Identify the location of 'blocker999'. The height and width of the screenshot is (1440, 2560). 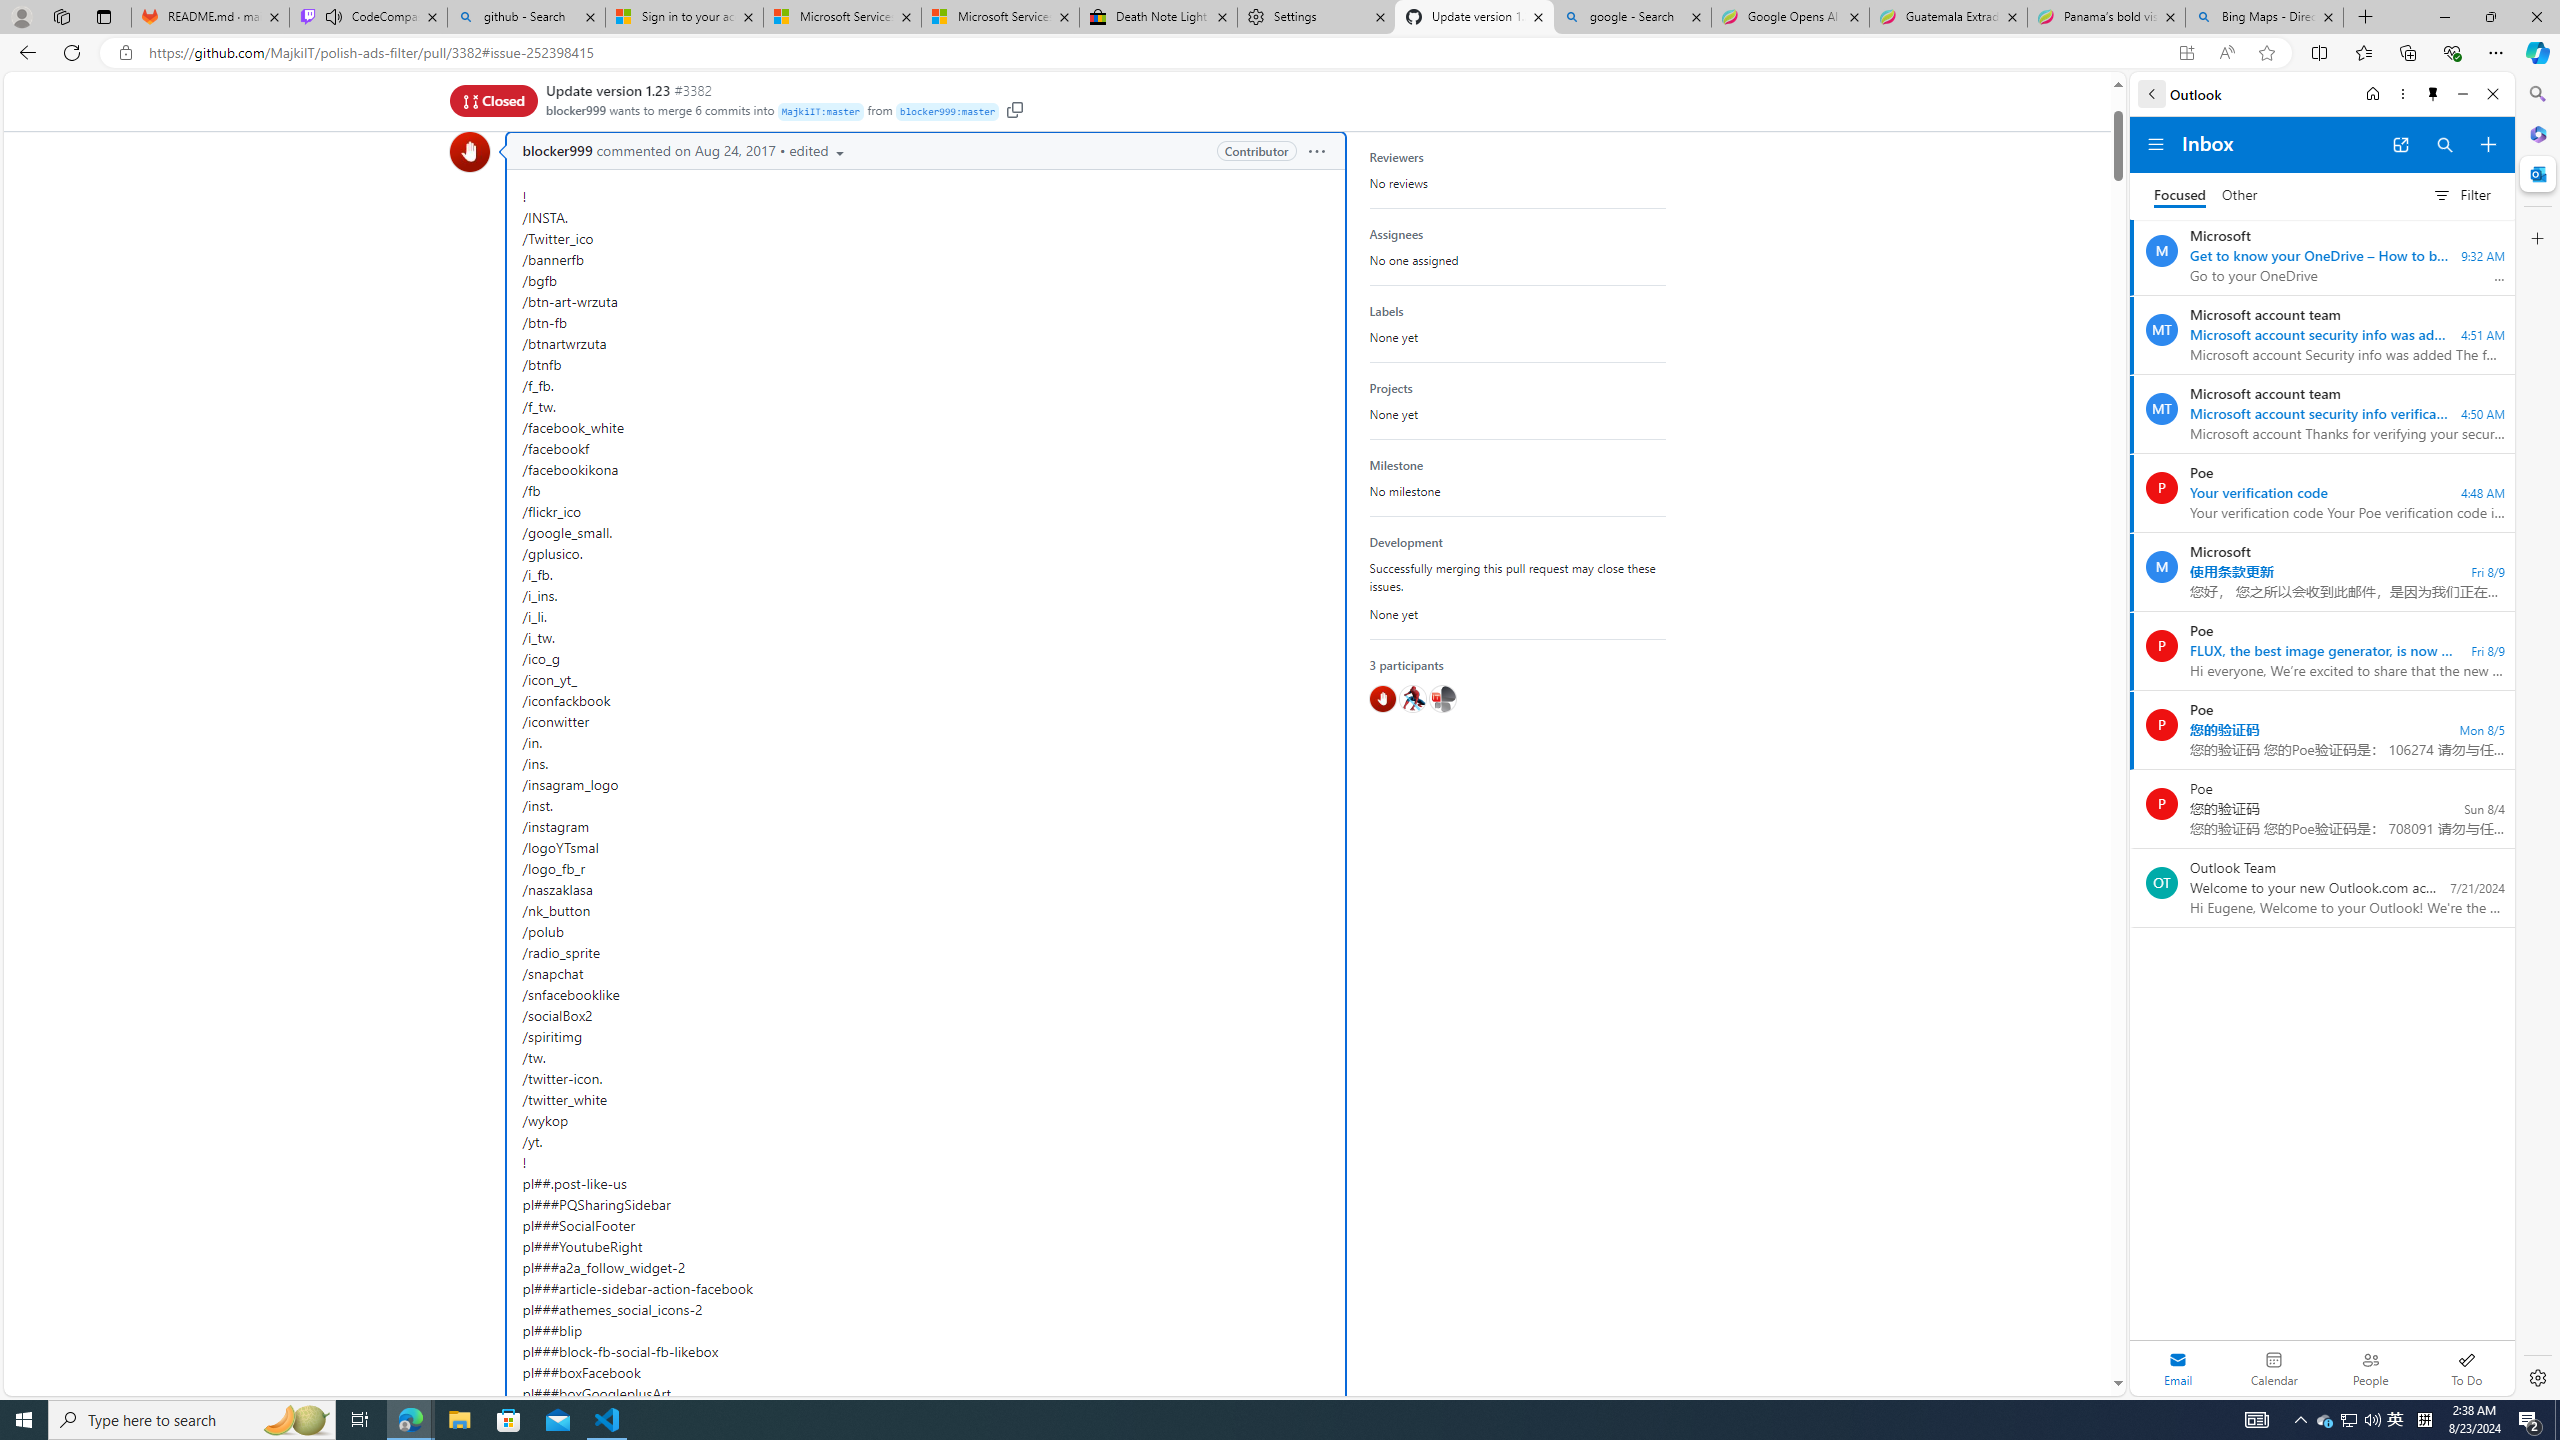
(468, 150).